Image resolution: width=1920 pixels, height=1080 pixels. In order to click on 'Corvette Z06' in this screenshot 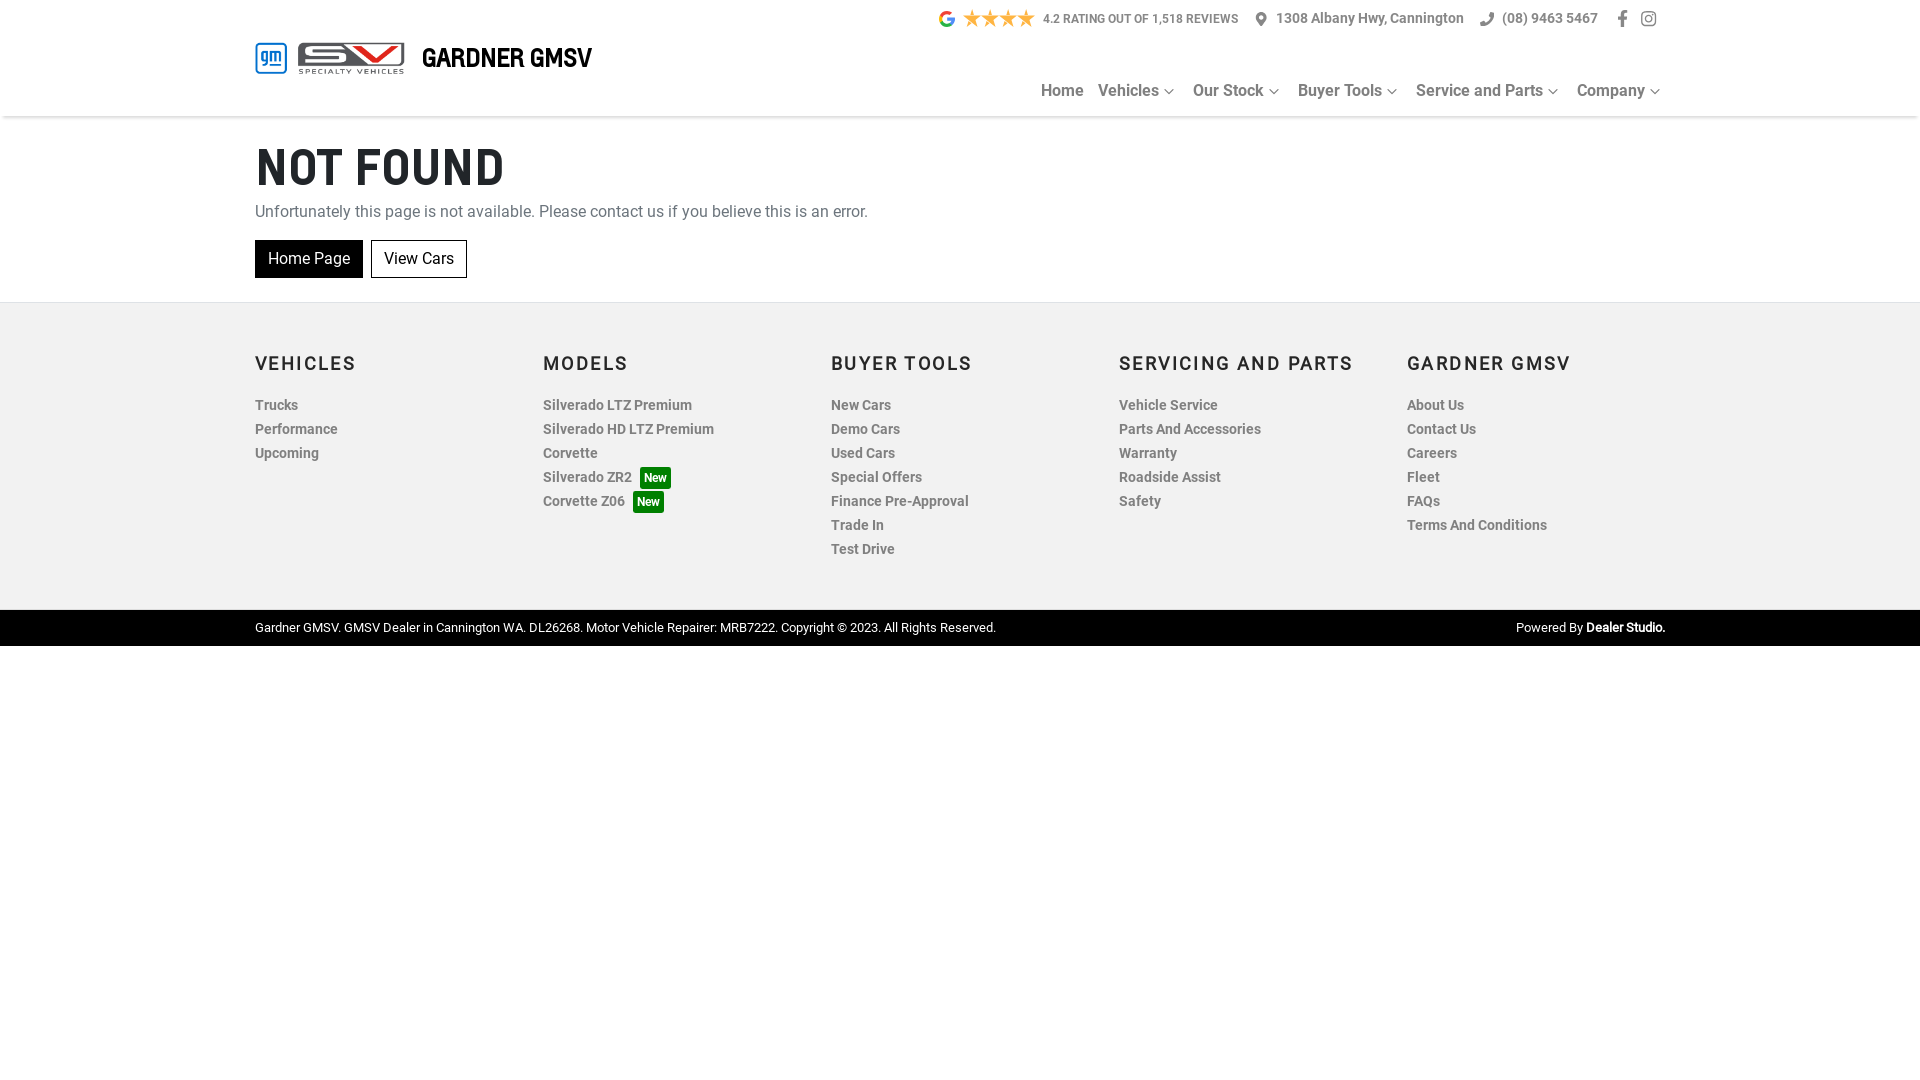, I will do `click(602, 500)`.